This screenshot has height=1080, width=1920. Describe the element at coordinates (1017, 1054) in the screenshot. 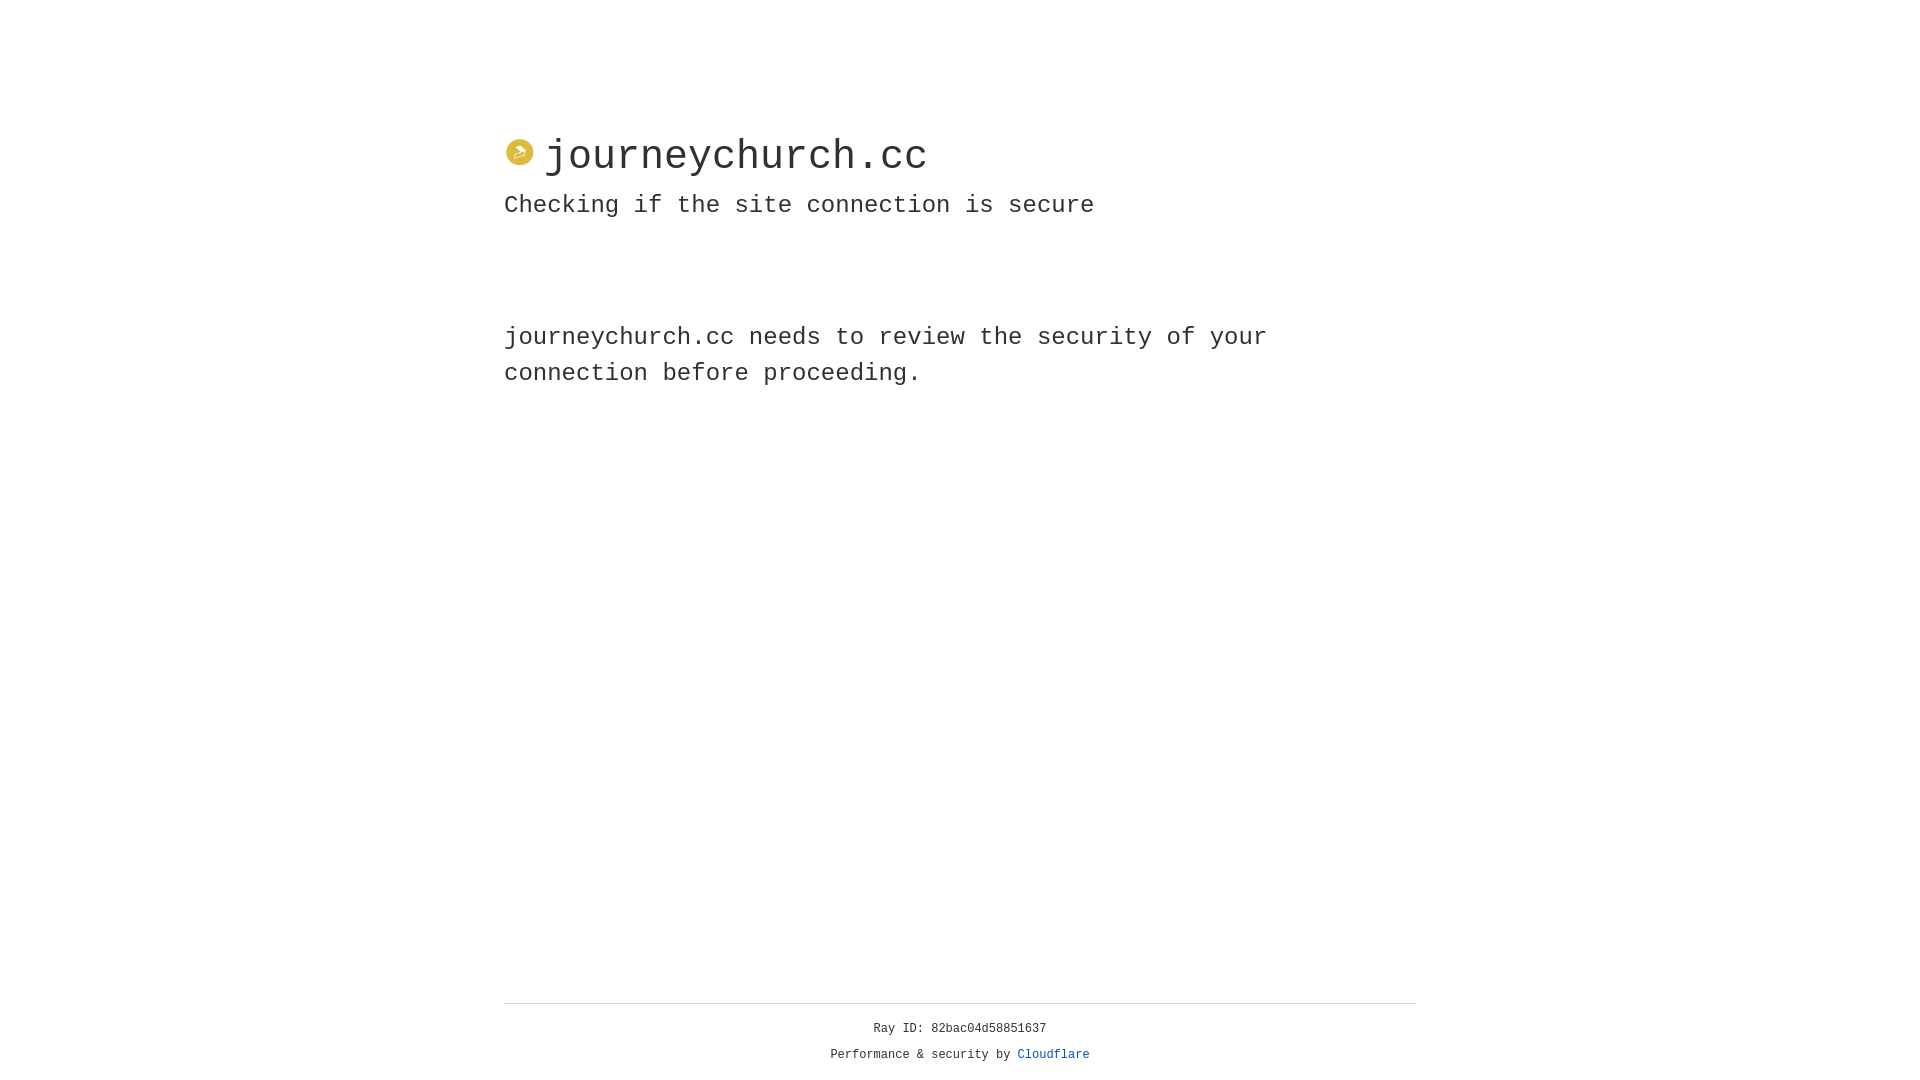

I see `'Cloudflare'` at that location.